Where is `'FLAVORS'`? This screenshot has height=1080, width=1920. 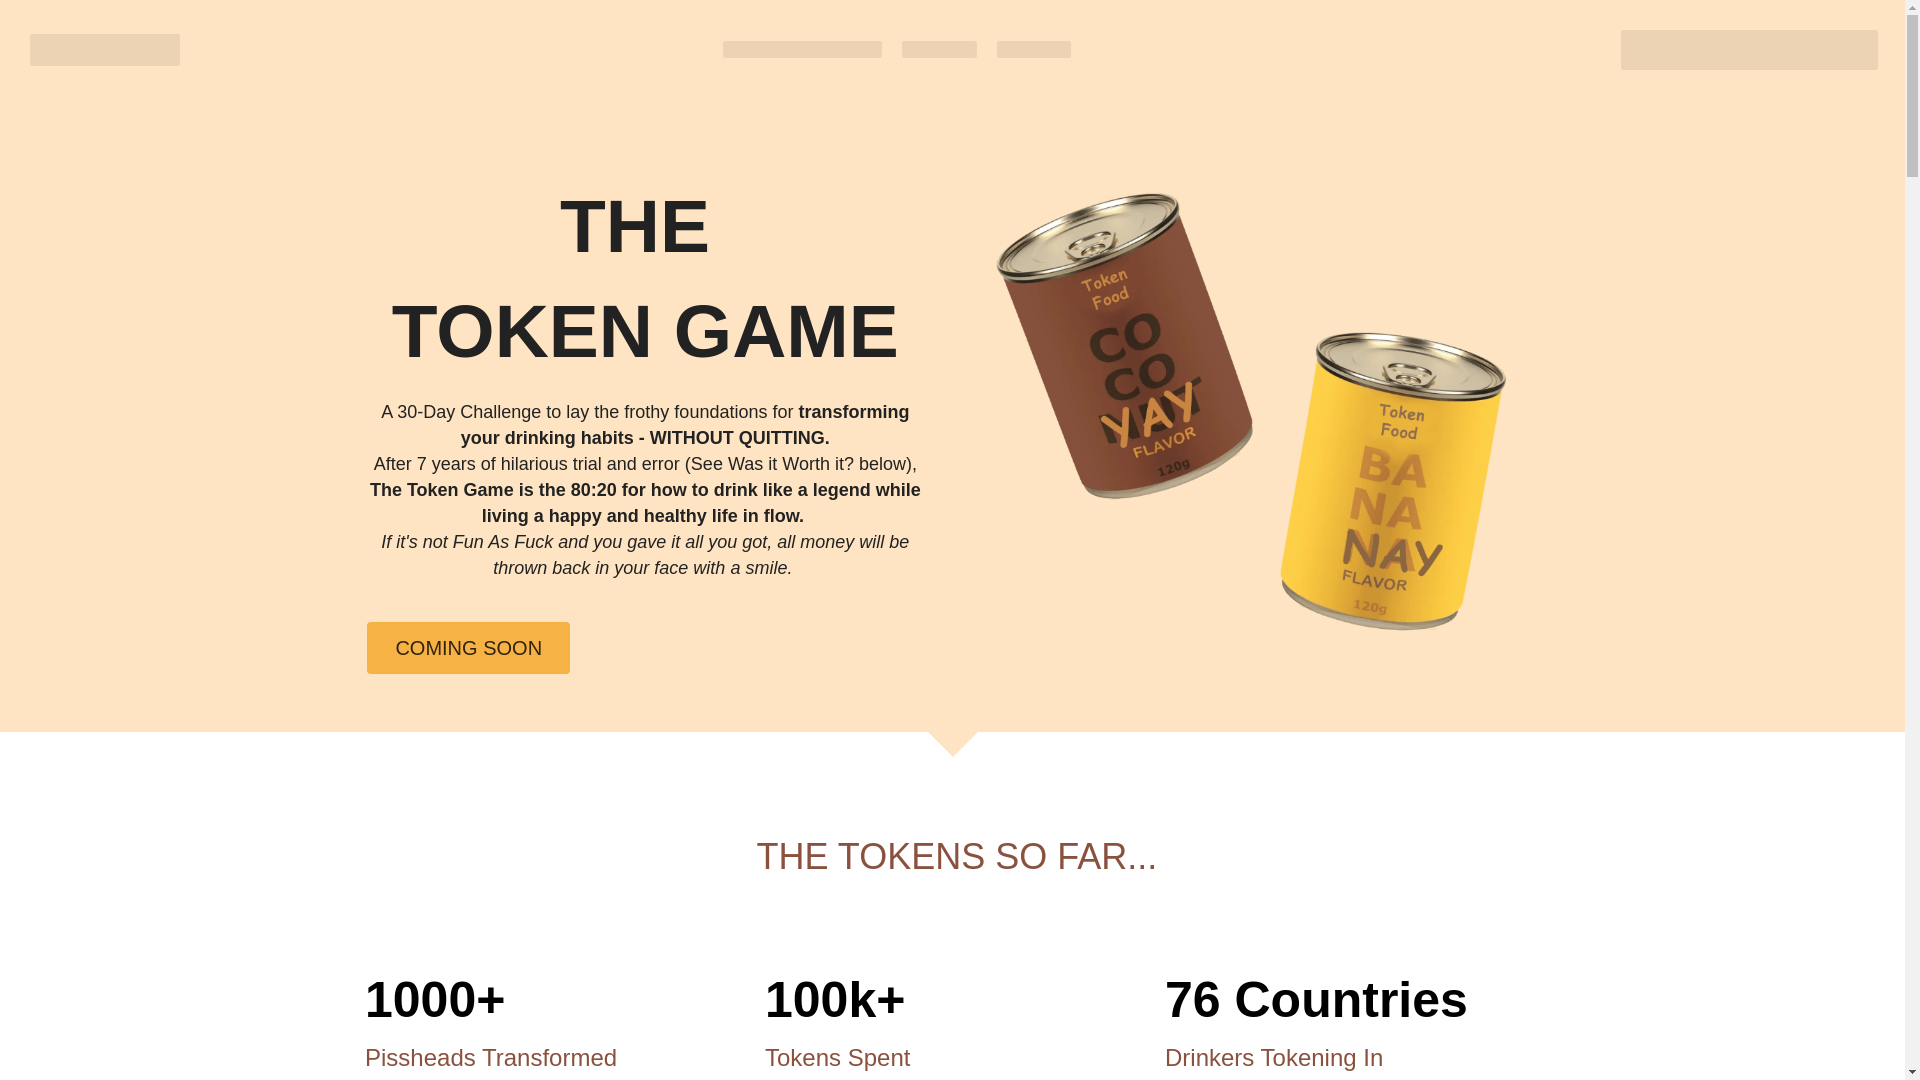
'FLAVORS' is located at coordinates (901, 48).